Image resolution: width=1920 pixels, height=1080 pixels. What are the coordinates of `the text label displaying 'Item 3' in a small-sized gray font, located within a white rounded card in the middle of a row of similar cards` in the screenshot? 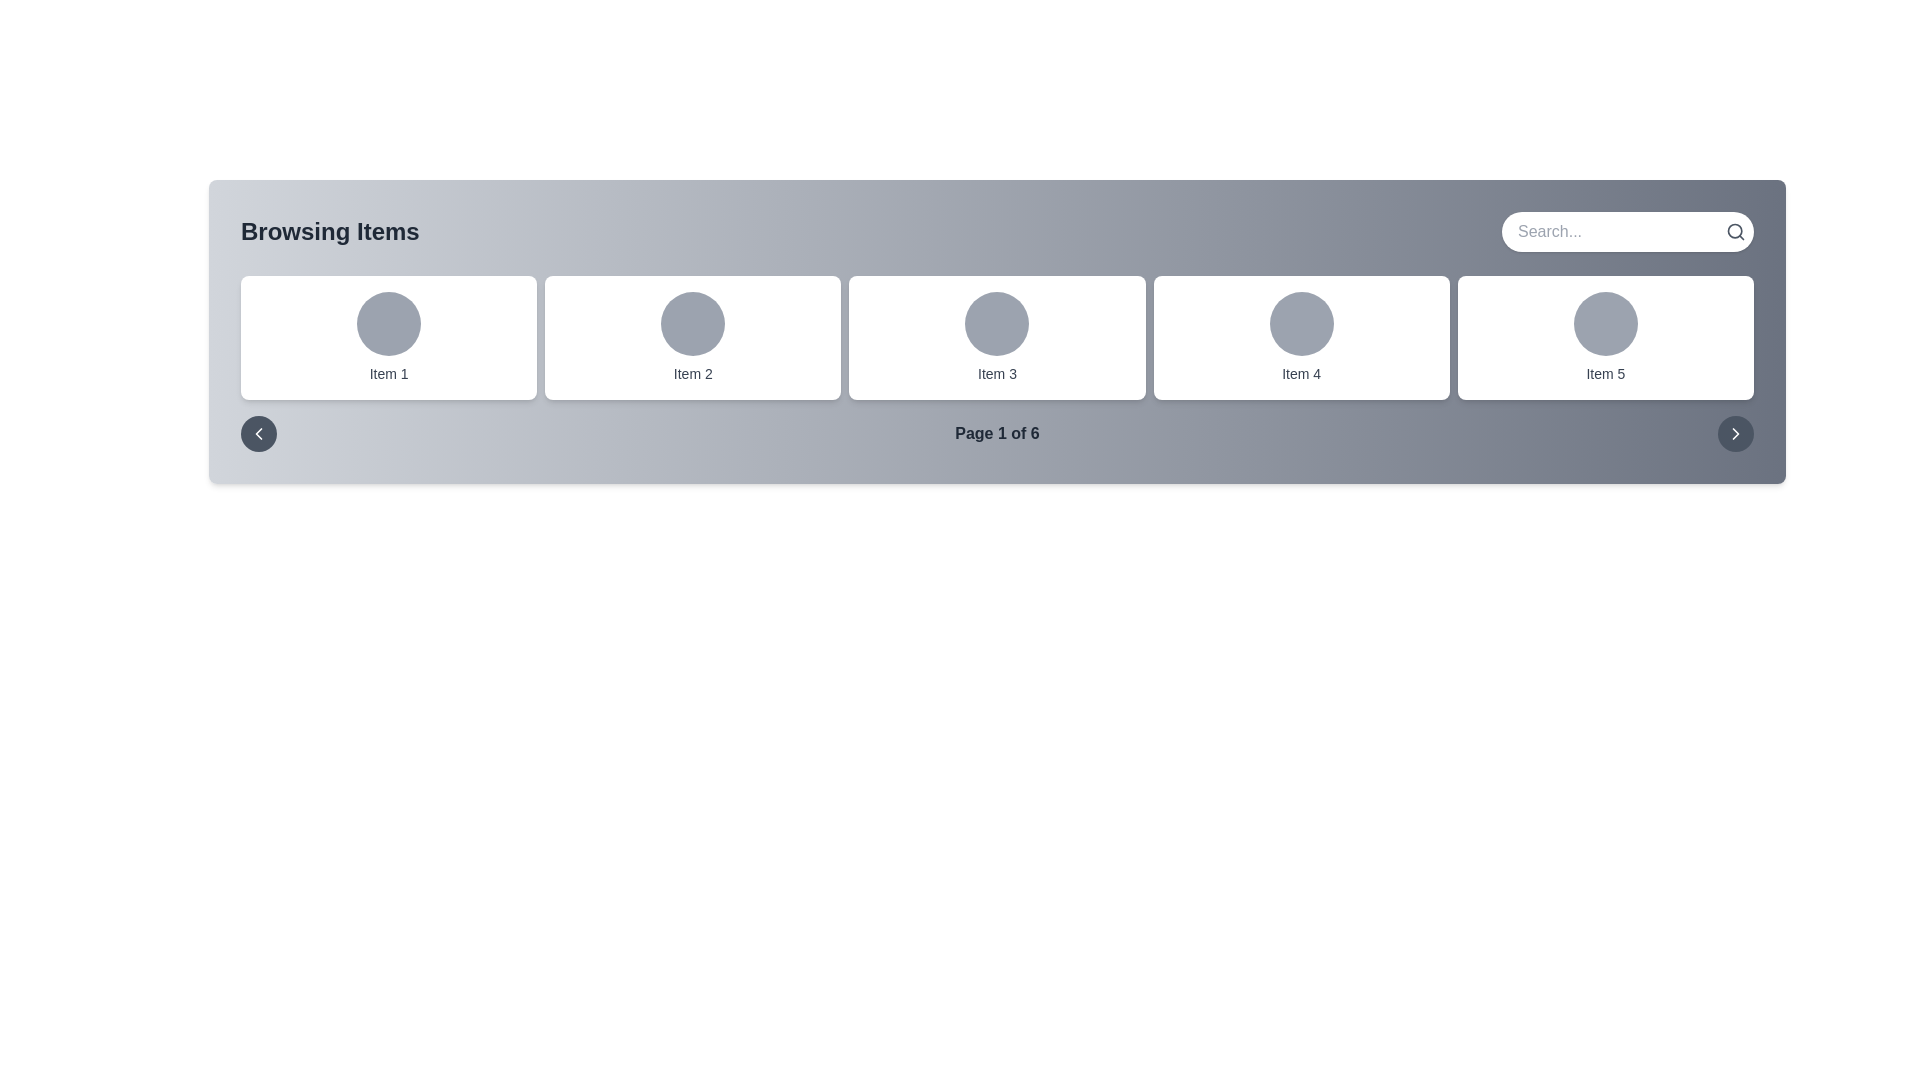 It's located at (997, 374).